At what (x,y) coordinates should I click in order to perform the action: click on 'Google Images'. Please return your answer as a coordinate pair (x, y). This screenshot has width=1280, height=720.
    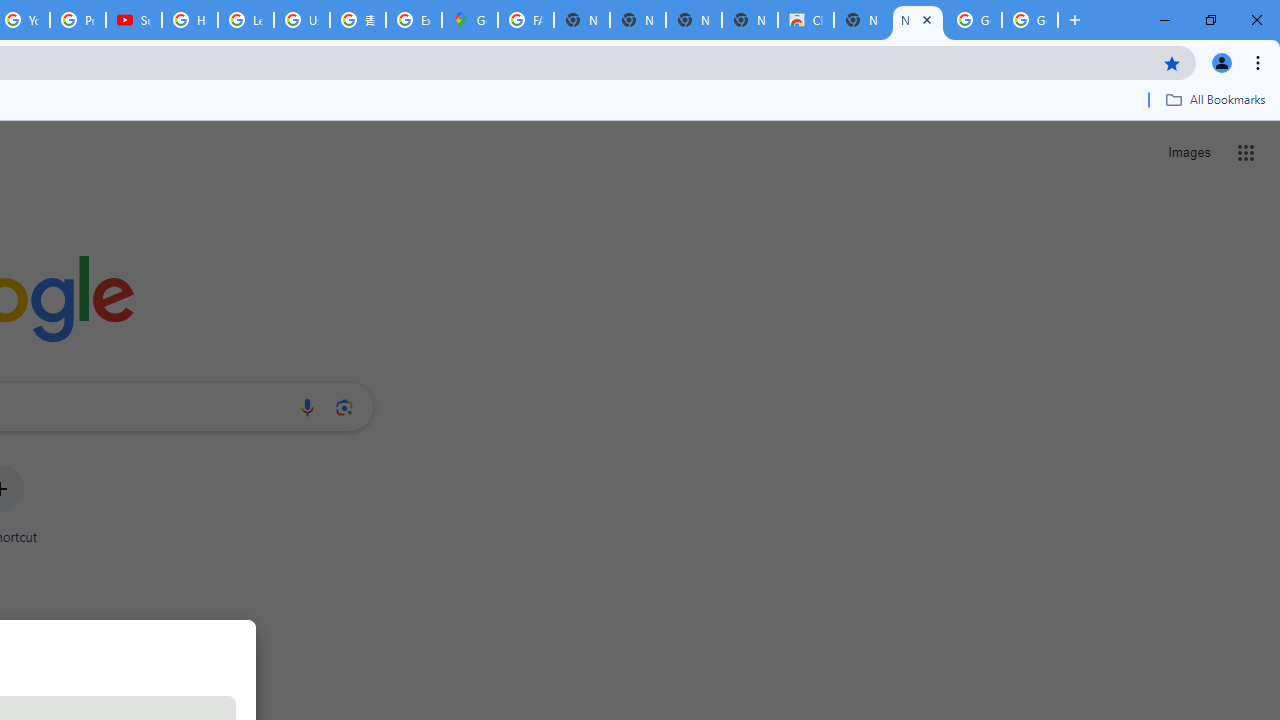
    Looking at the image, I should click on (1030, 20).